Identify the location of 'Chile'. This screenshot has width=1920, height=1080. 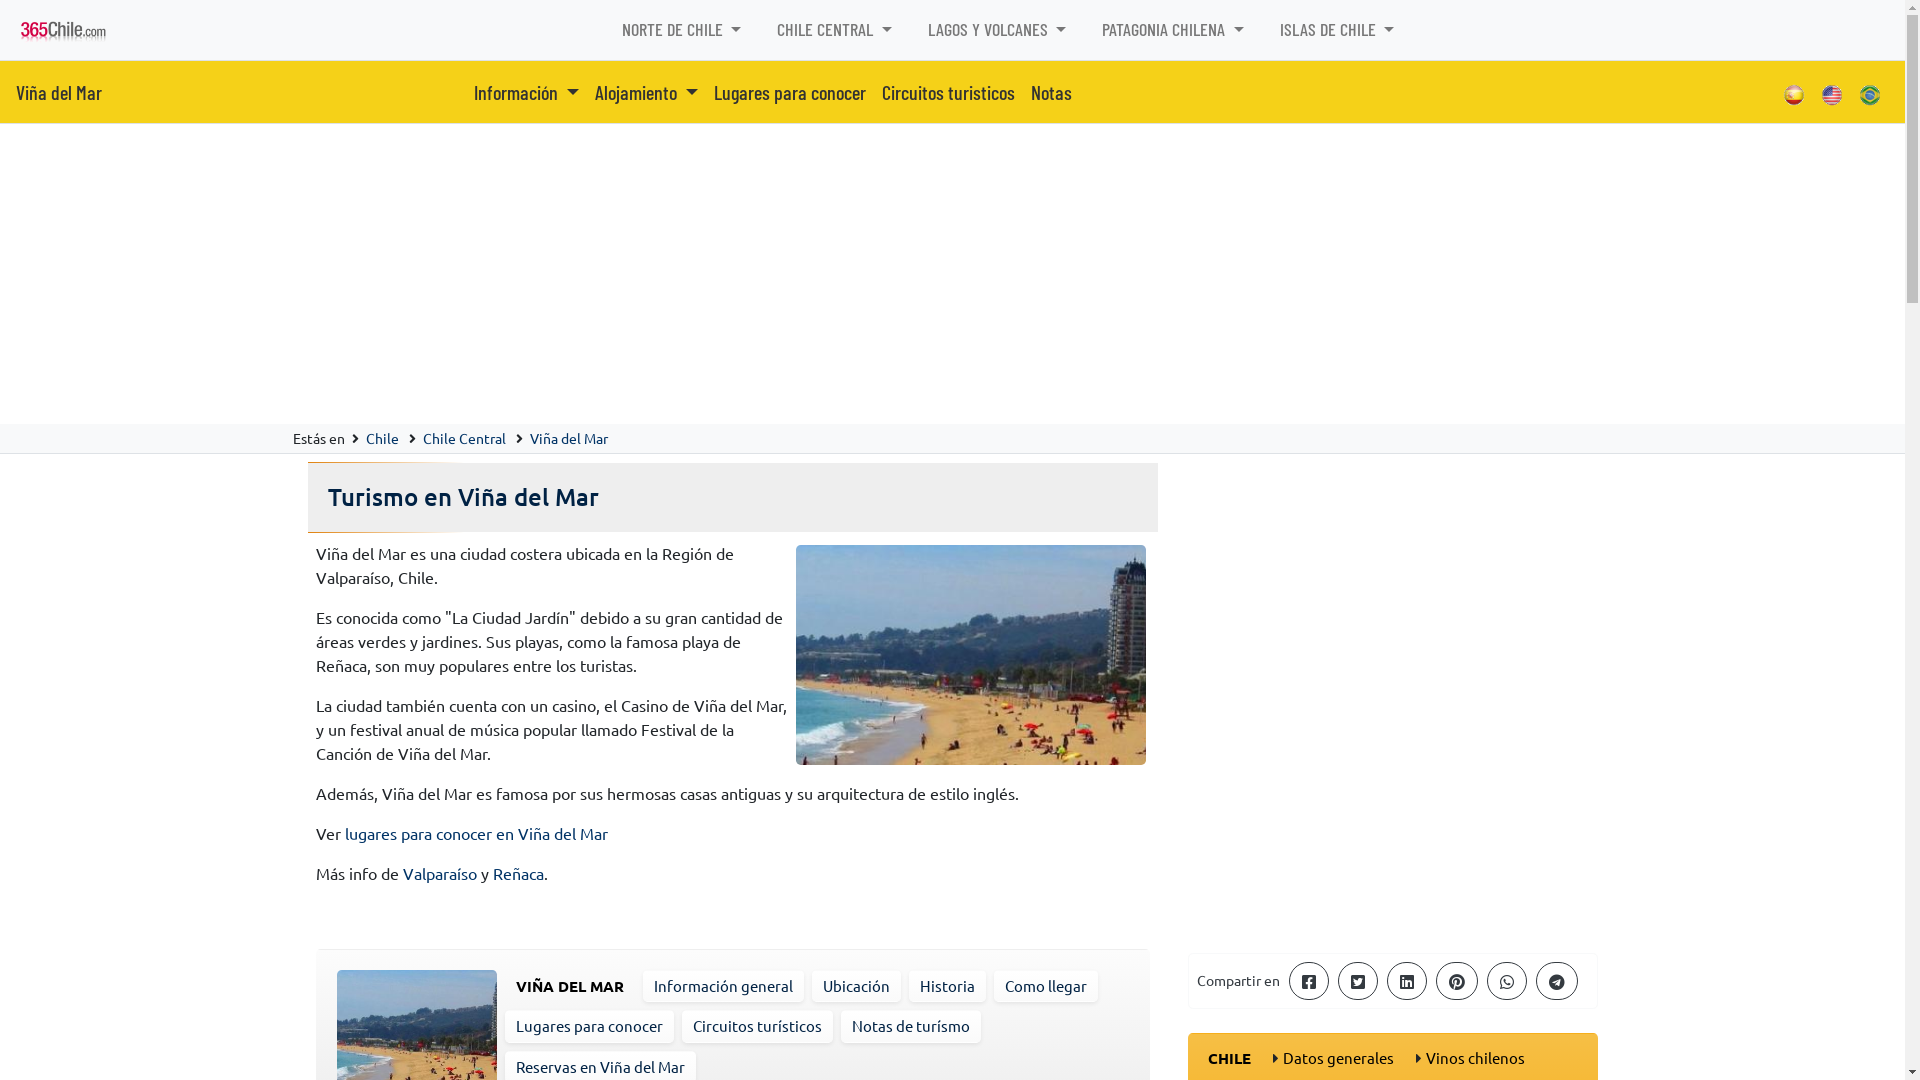
(382, 437).